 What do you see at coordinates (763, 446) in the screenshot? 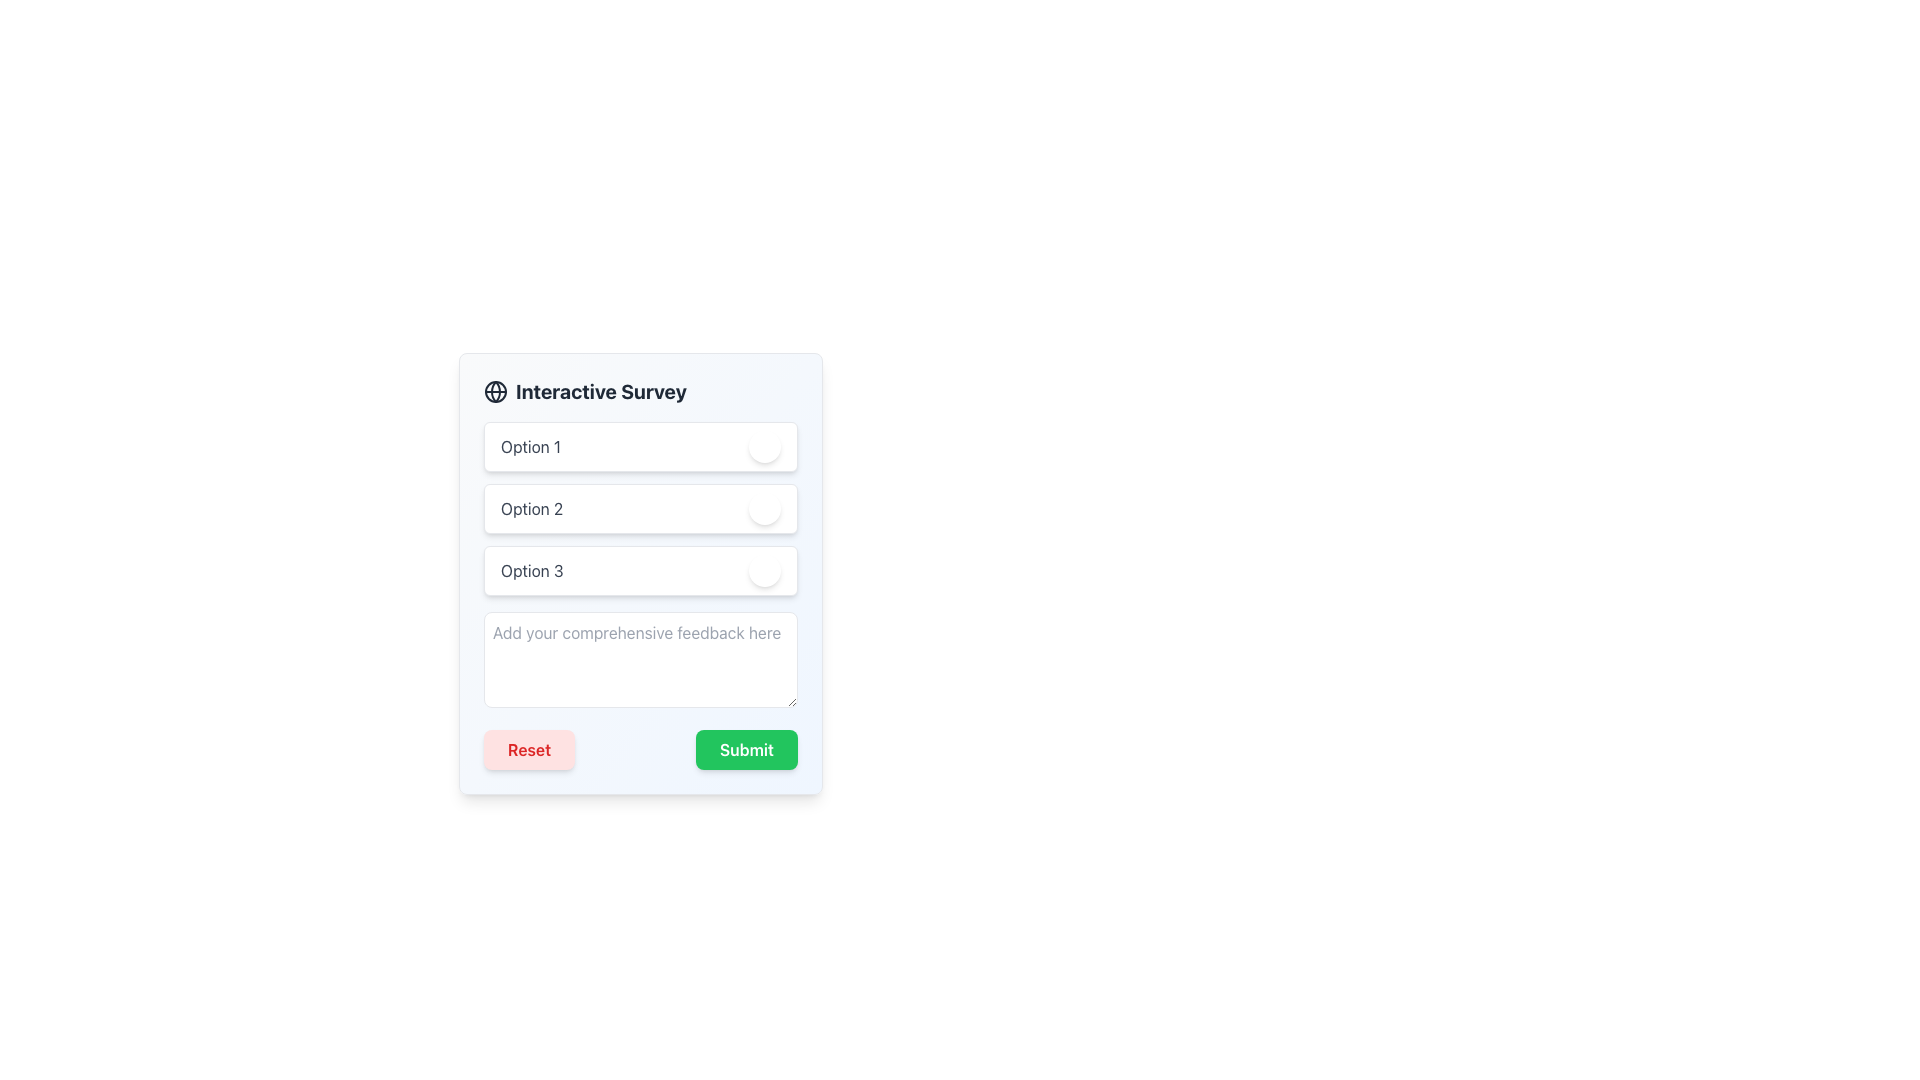
I see `the toggle button for 'Option 1'` at bounding box center [763, 446].